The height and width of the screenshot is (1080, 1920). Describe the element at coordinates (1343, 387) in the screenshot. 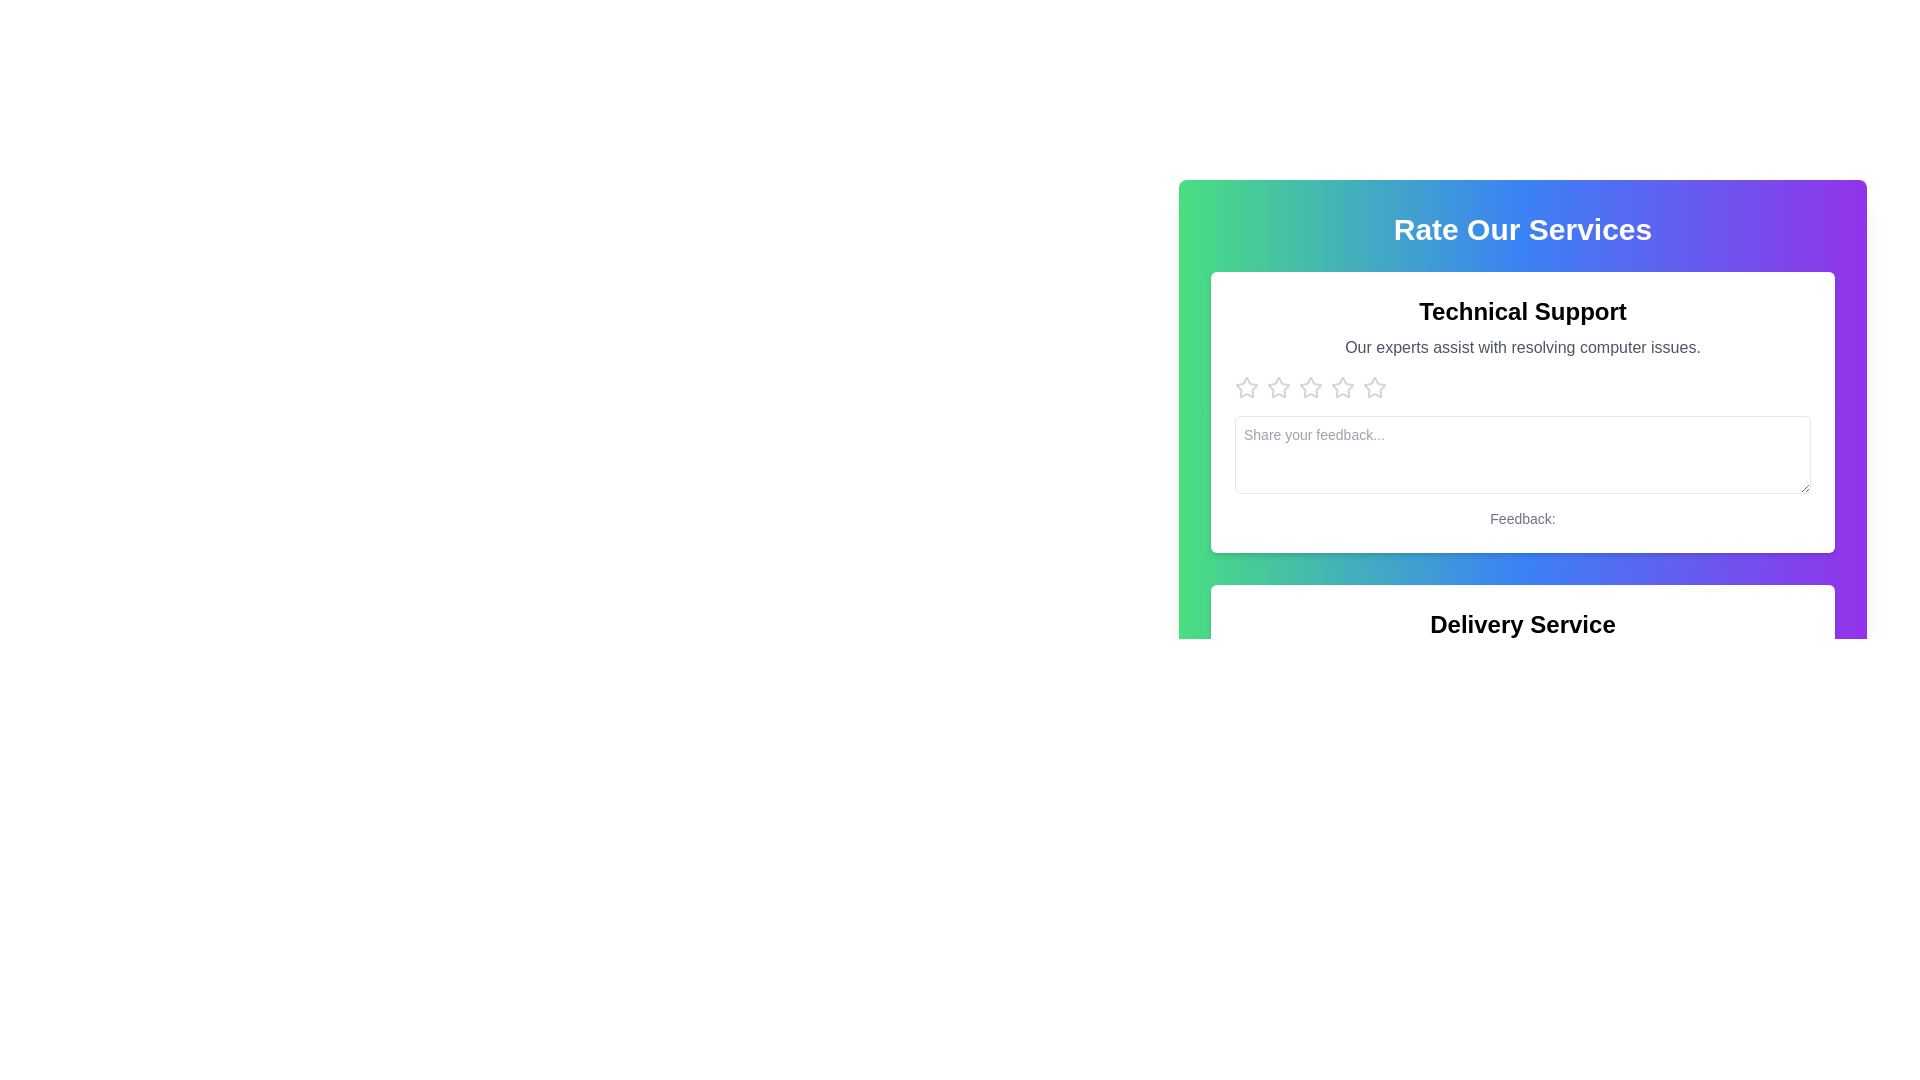

I see `the second star-shaped rating icon under the 'Technical Support' heading in the 'Rate Our Services' section to rate it` at that location.